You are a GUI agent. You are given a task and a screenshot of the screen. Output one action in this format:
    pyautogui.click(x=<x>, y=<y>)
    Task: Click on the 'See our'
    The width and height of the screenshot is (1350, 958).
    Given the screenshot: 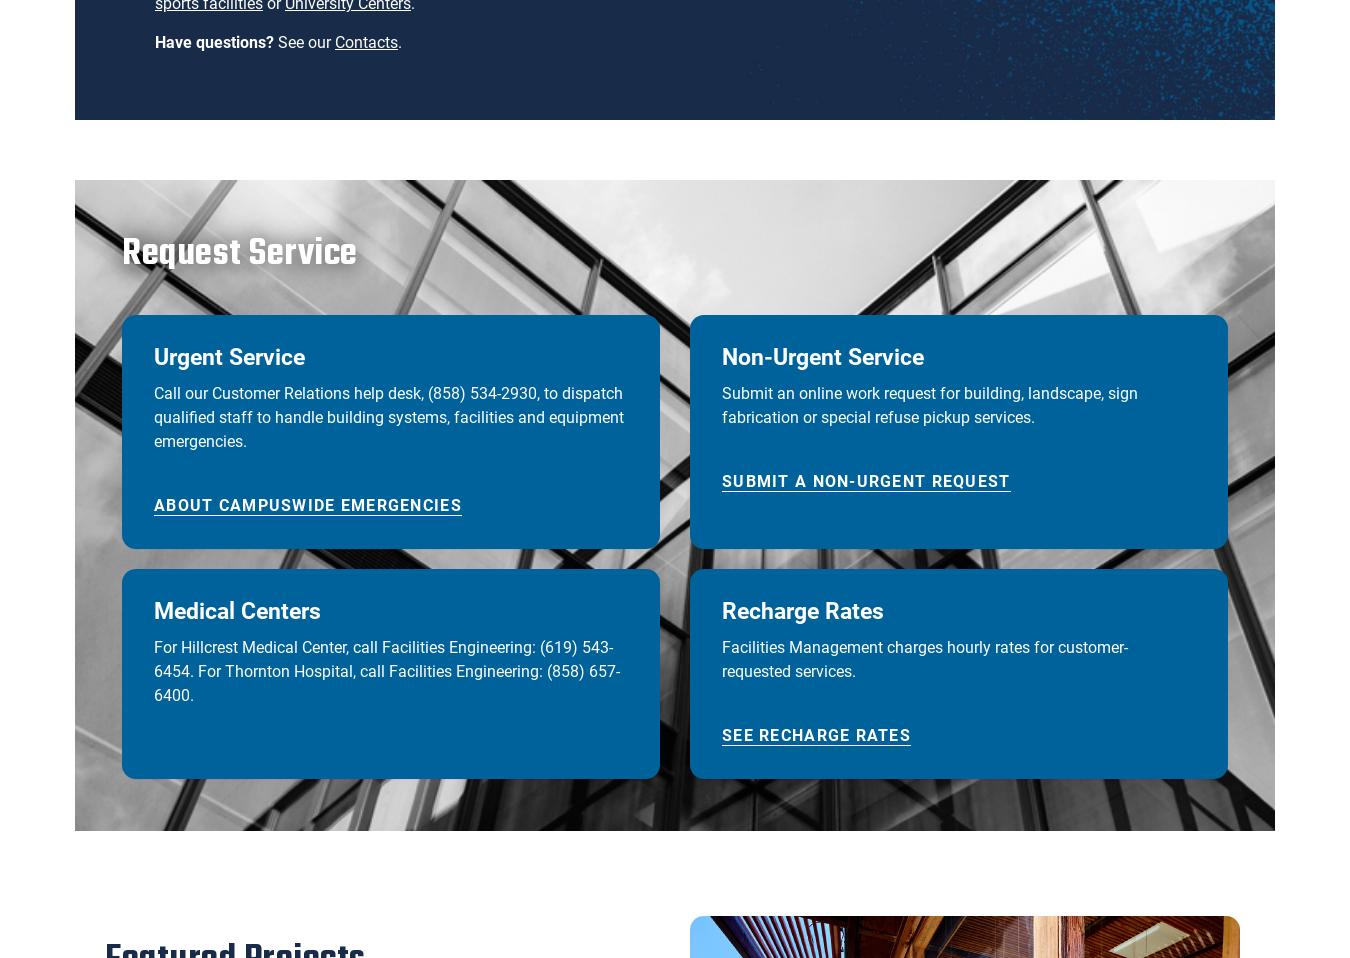 What is the action you would take?
    pyautogui.click(x=303, y=41)
    